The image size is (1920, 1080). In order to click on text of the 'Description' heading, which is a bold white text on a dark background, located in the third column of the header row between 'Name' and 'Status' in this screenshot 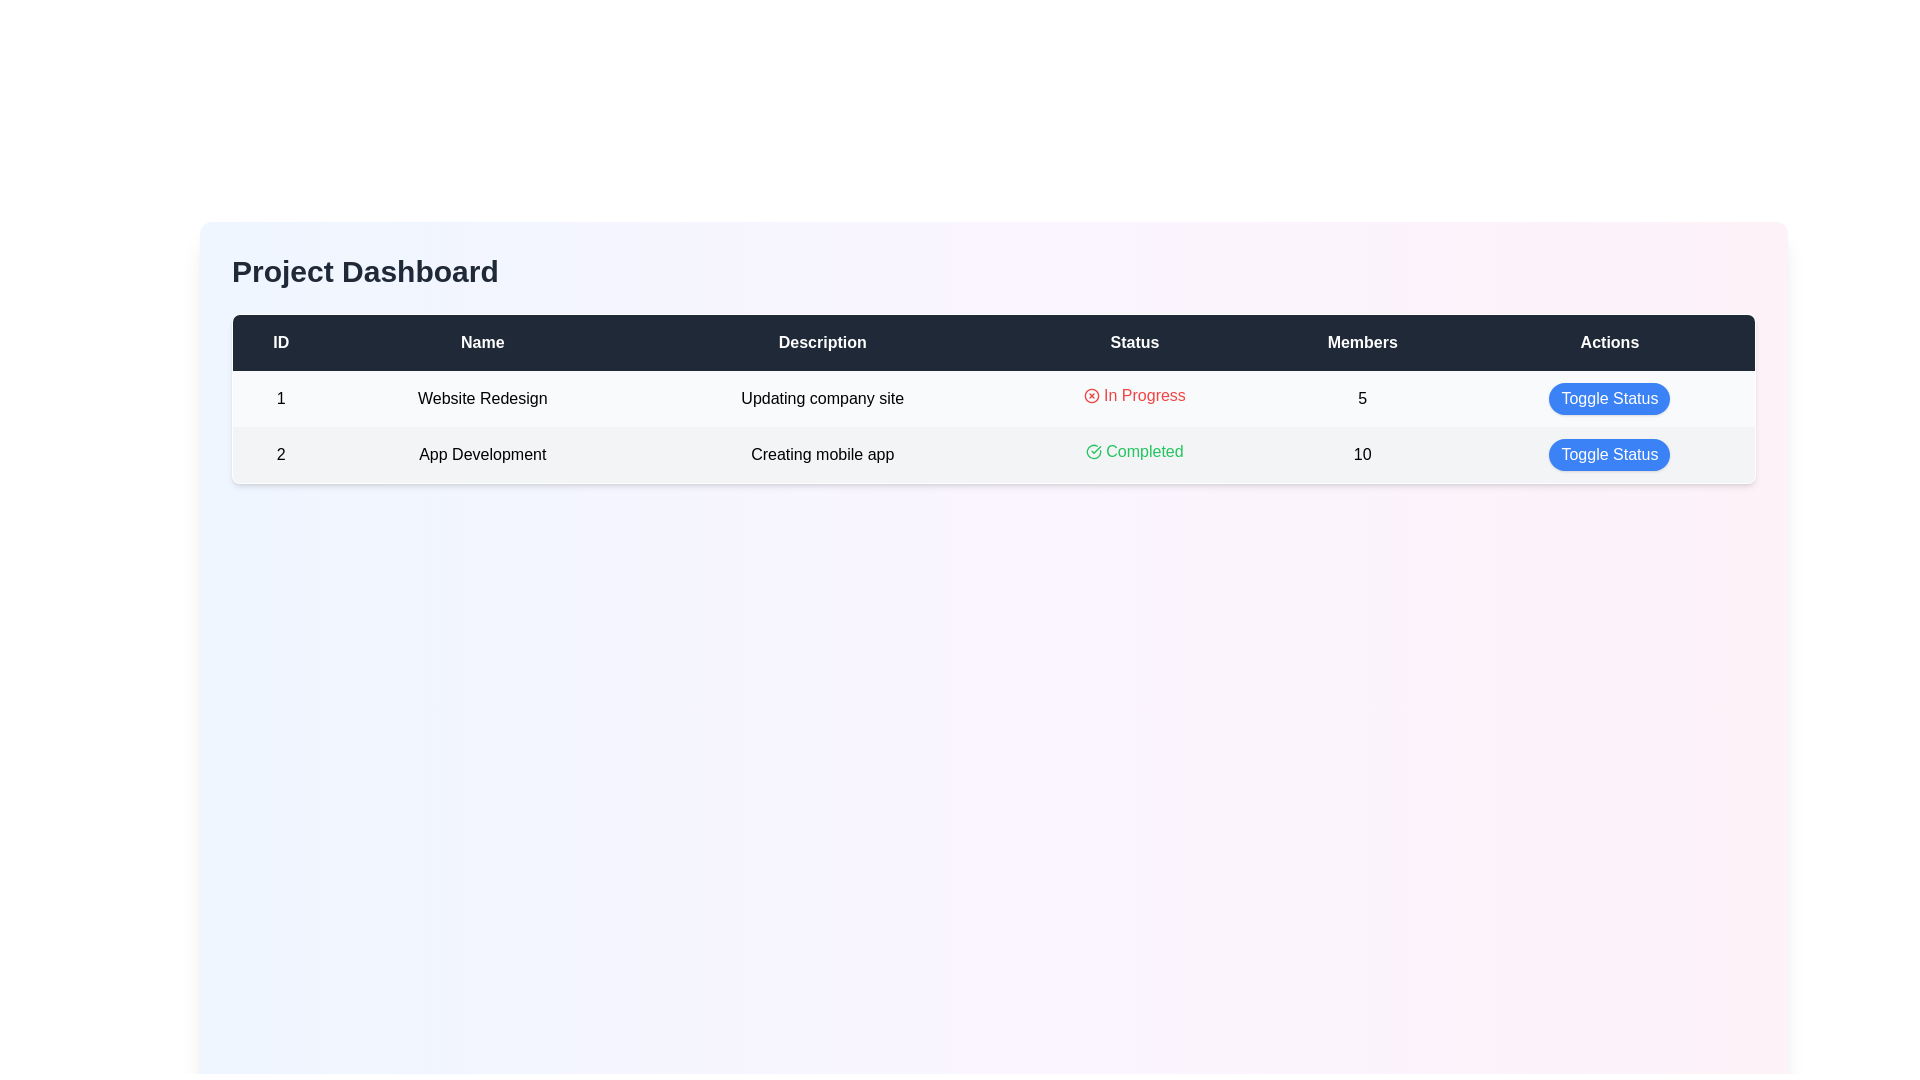, I will do `click(822, 341)`.